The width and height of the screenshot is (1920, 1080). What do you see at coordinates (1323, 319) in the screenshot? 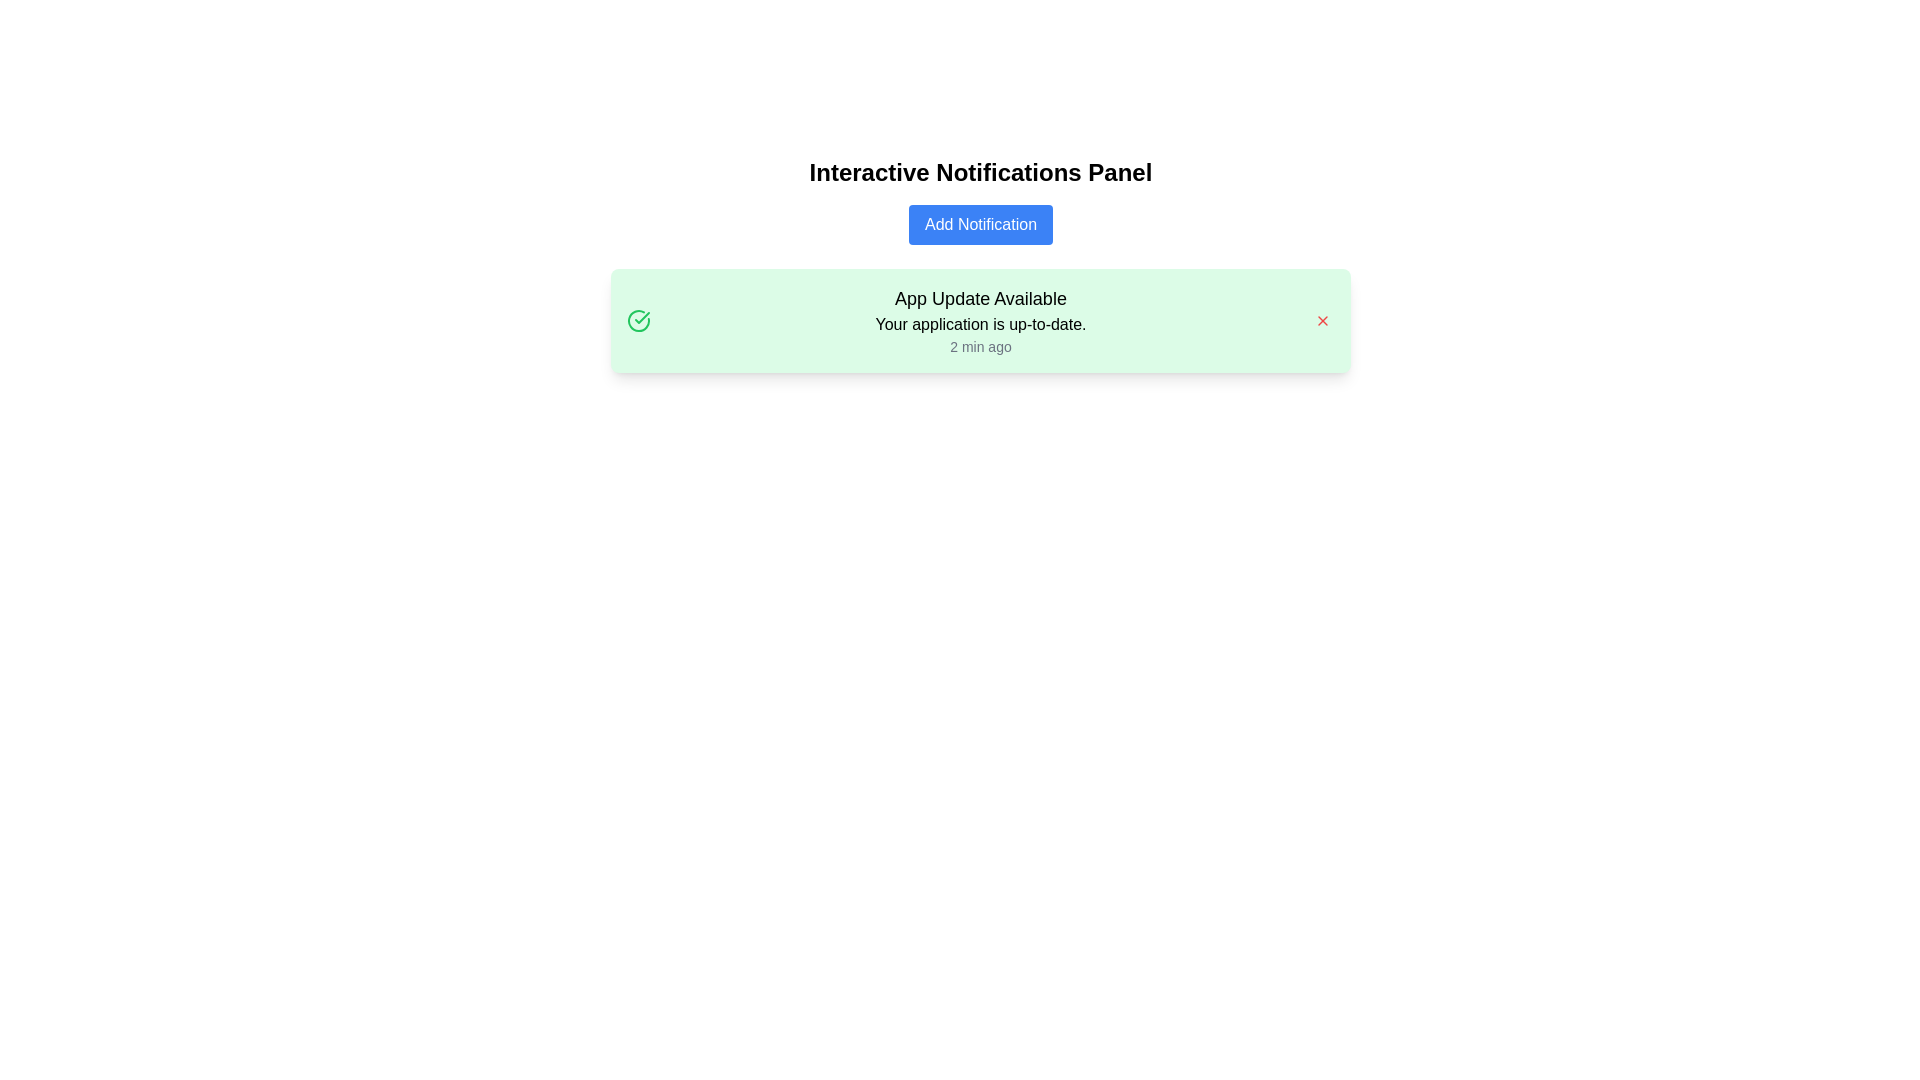
I see `the rounded button with a red 'X' icon` at bounding box center [1323, 319].